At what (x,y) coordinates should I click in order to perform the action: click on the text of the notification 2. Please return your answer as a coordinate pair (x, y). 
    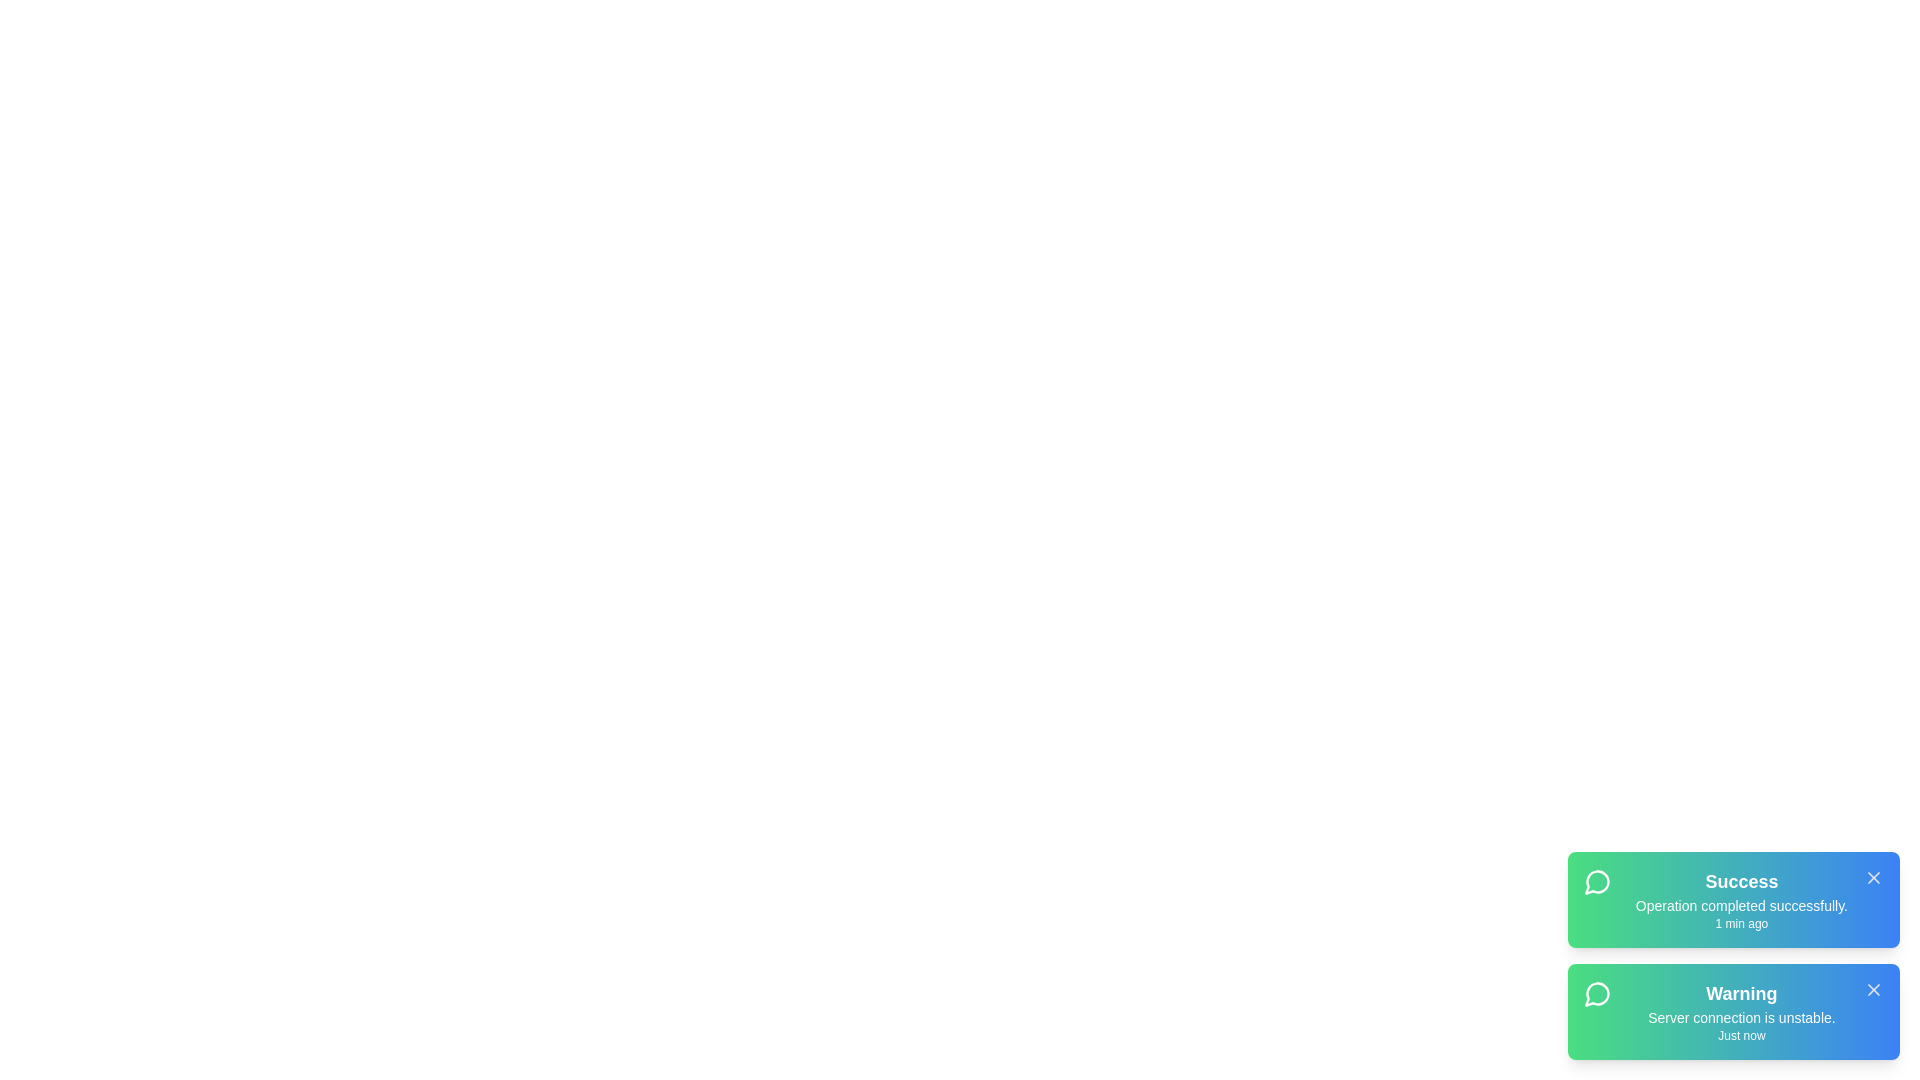
    Looking at the image, I should click on (1732, 1011).